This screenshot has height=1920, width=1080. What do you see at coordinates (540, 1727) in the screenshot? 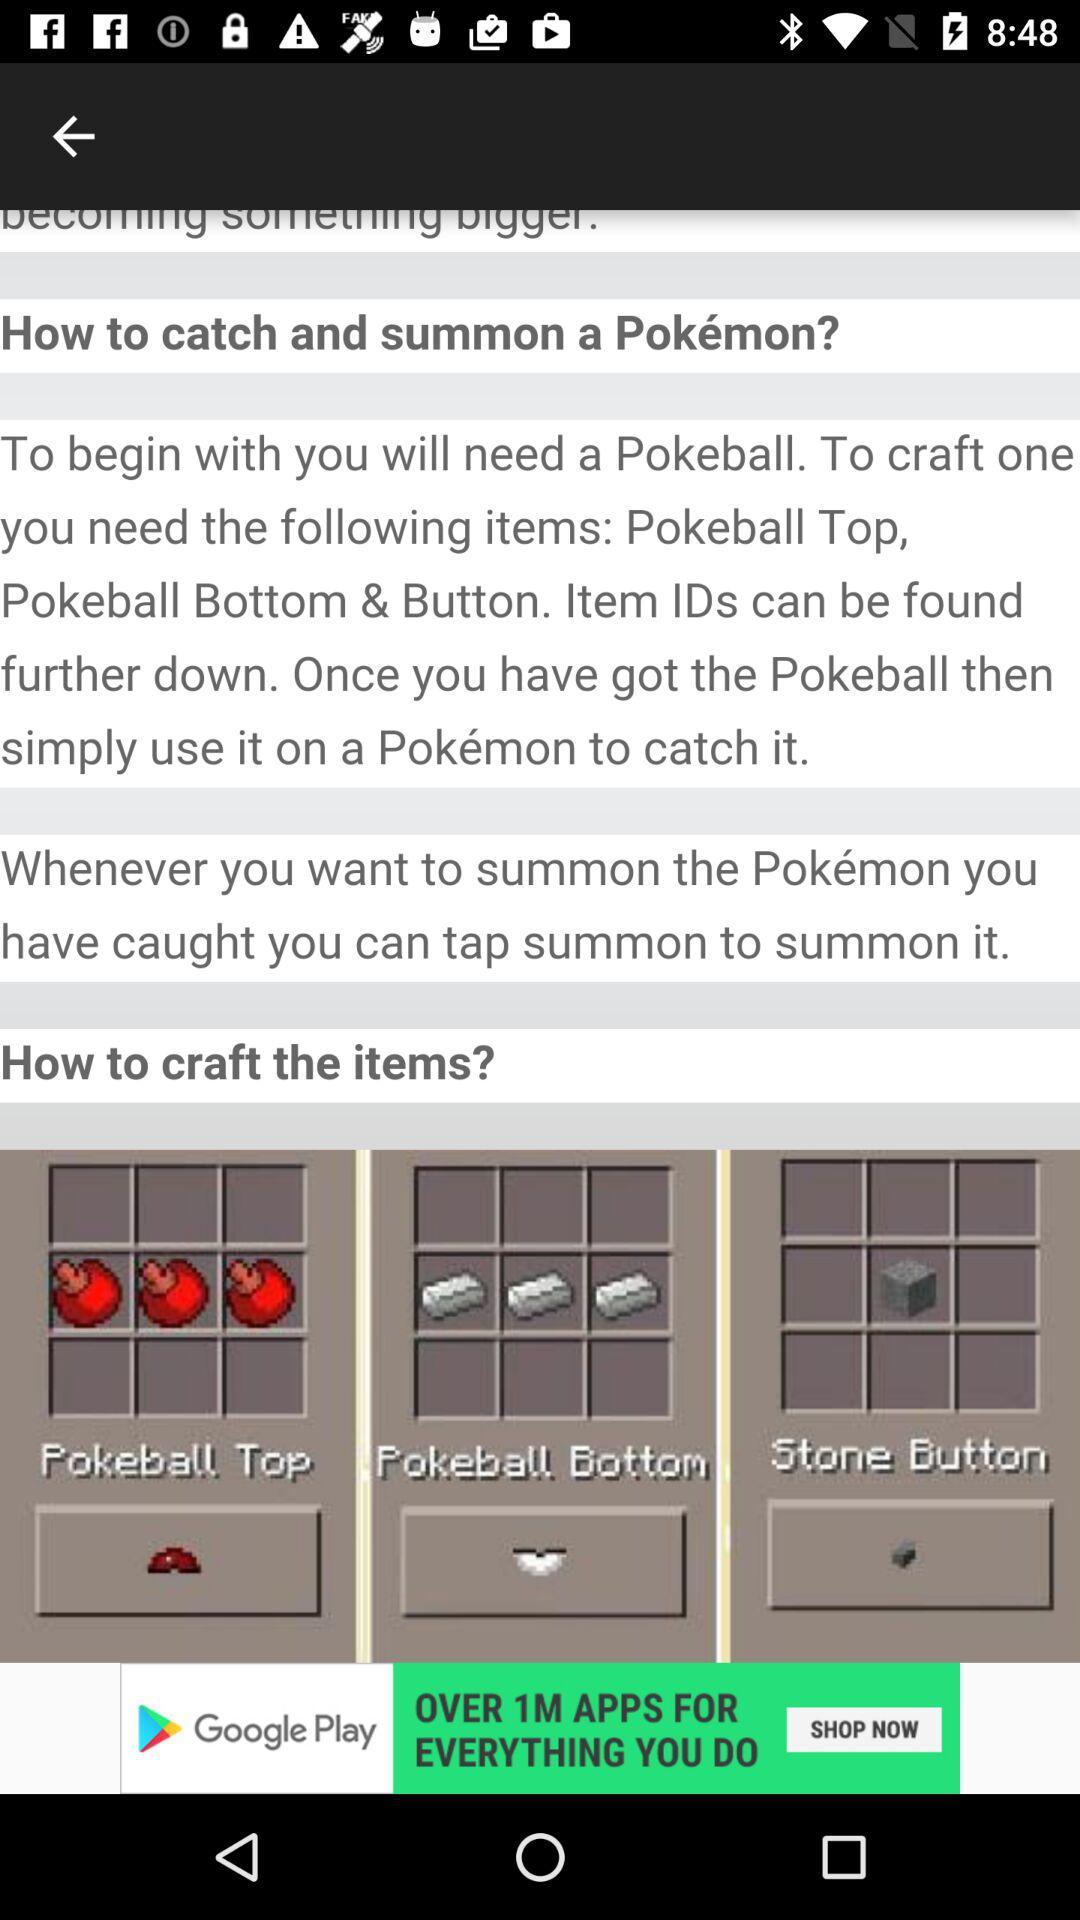
I see `just play` at bounding box center [540, 1727].